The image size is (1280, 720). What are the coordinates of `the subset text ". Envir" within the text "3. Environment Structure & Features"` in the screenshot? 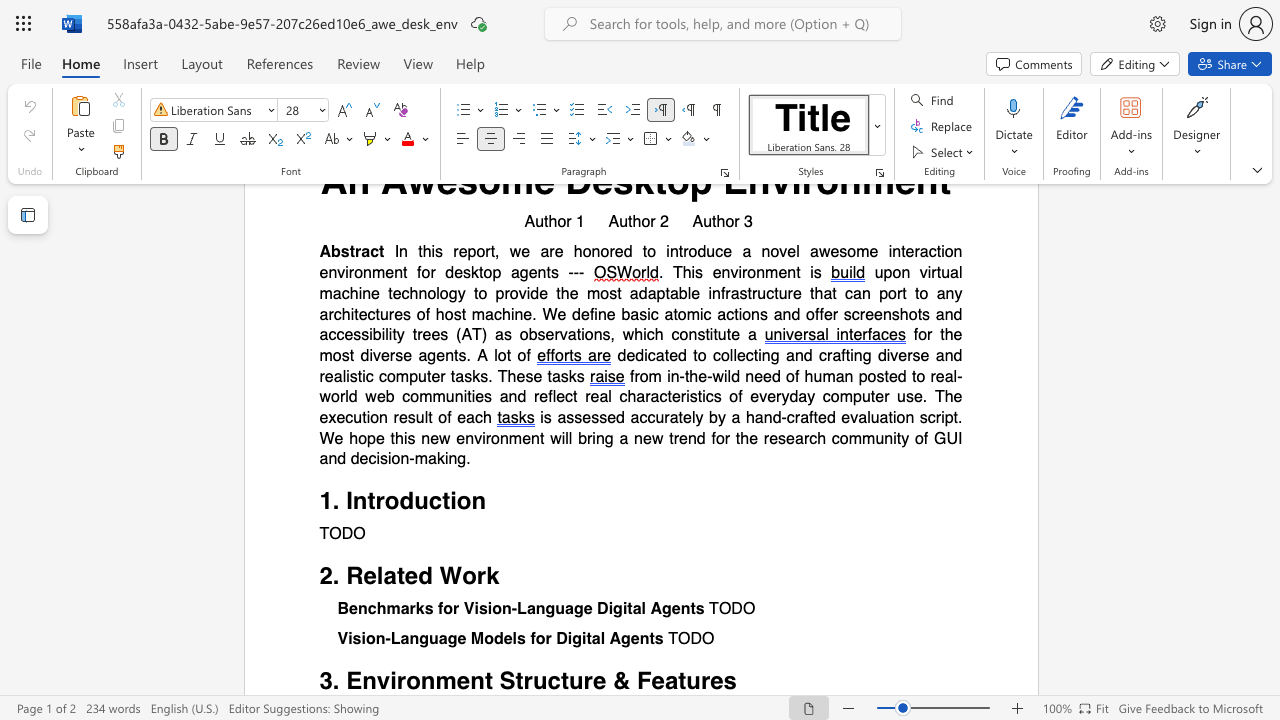 It's located at (332, 680).